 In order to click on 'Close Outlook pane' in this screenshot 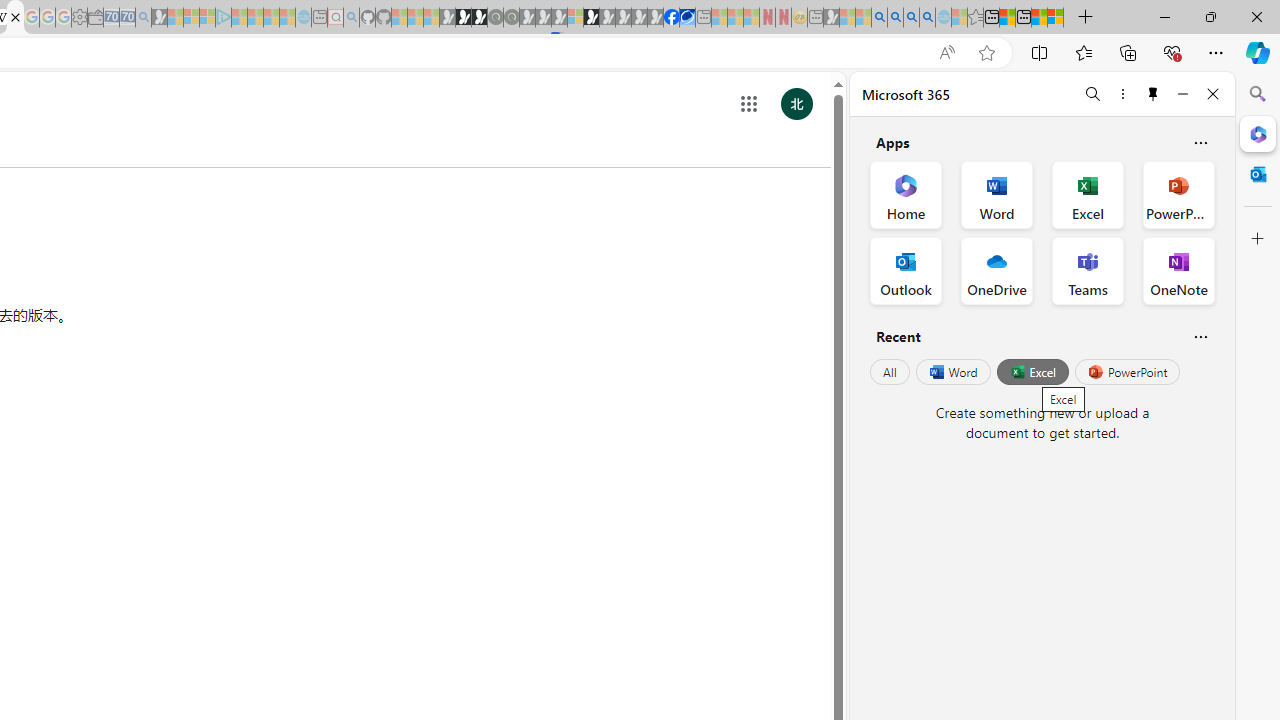, I will do `click(1257, 173)`.